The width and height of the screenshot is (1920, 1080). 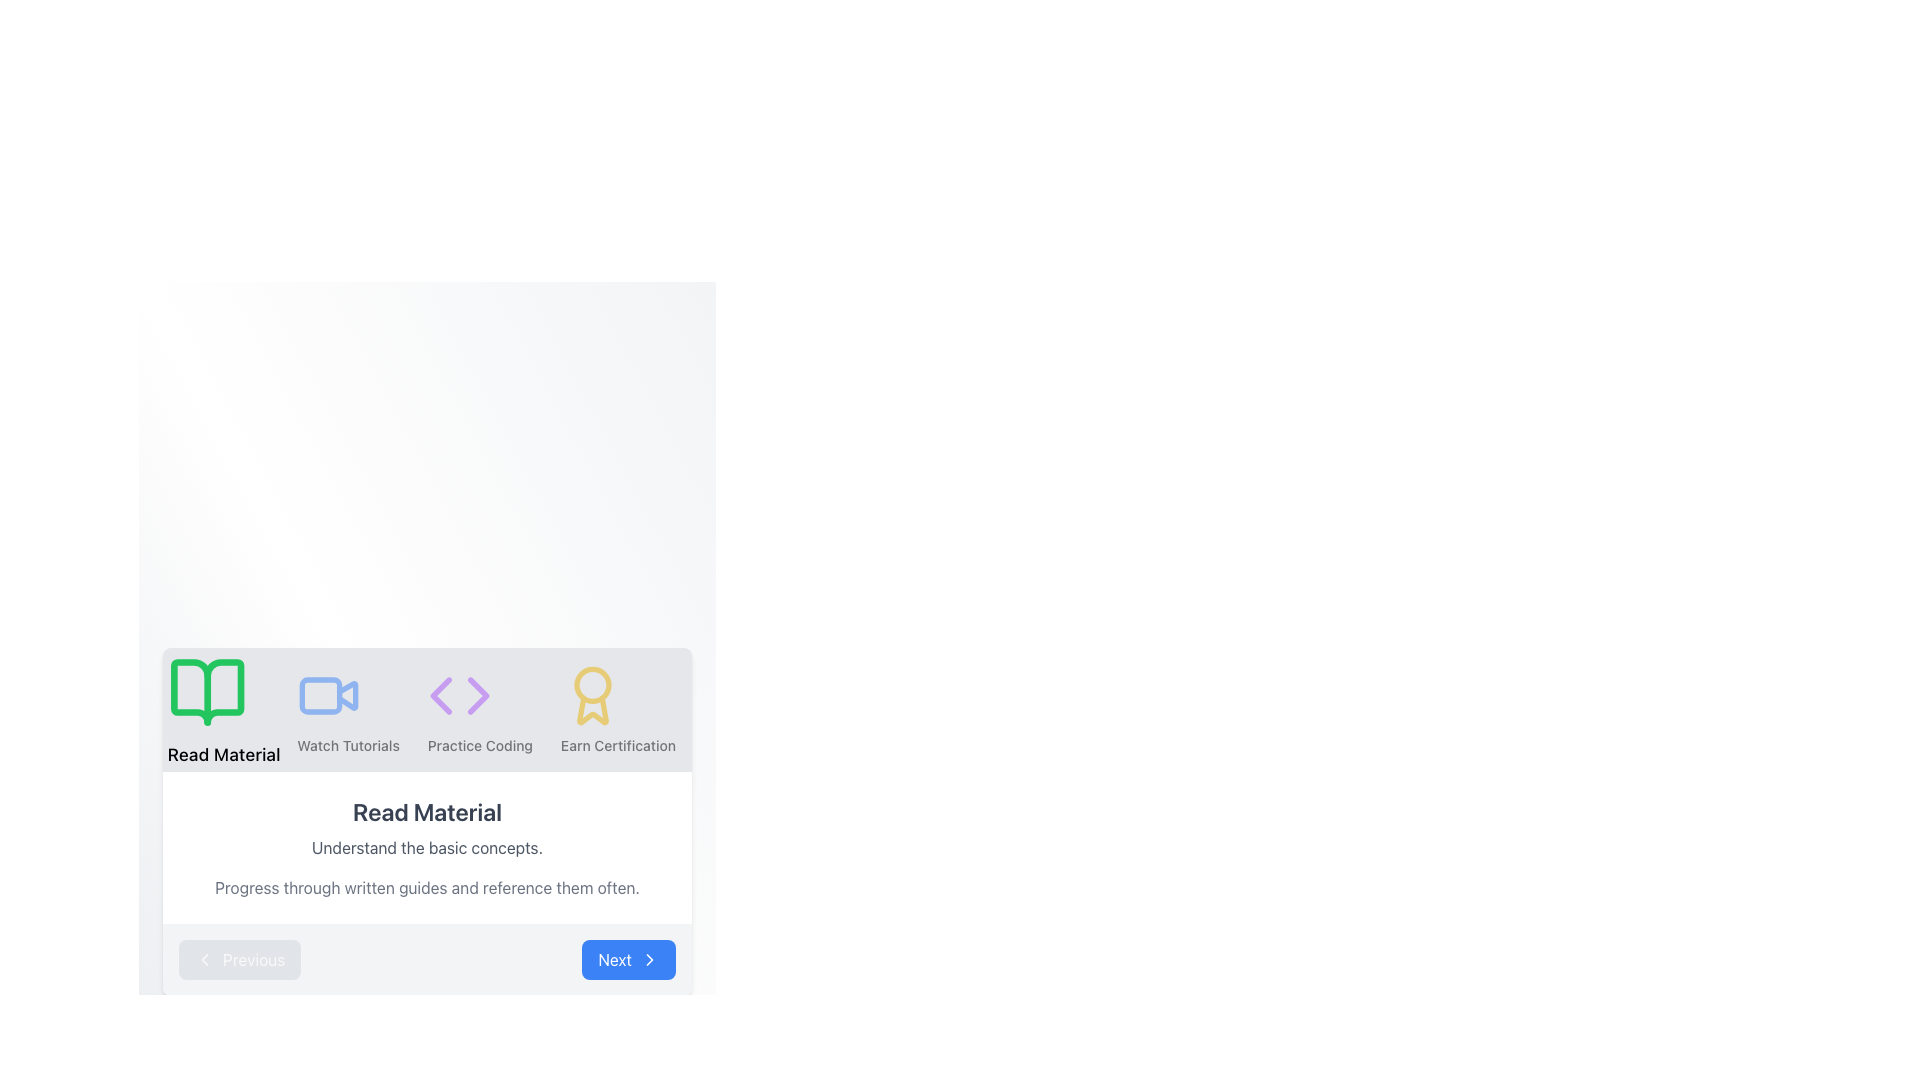 What do you see at coordinates (329, 694) in the screenshot?
I see `the blue video camera icon, which is the second icon in a horizontal layout of four icons, located between the green book icon labeled 'Read Material' and a purple coding icon` at bounding box center [329, 694].